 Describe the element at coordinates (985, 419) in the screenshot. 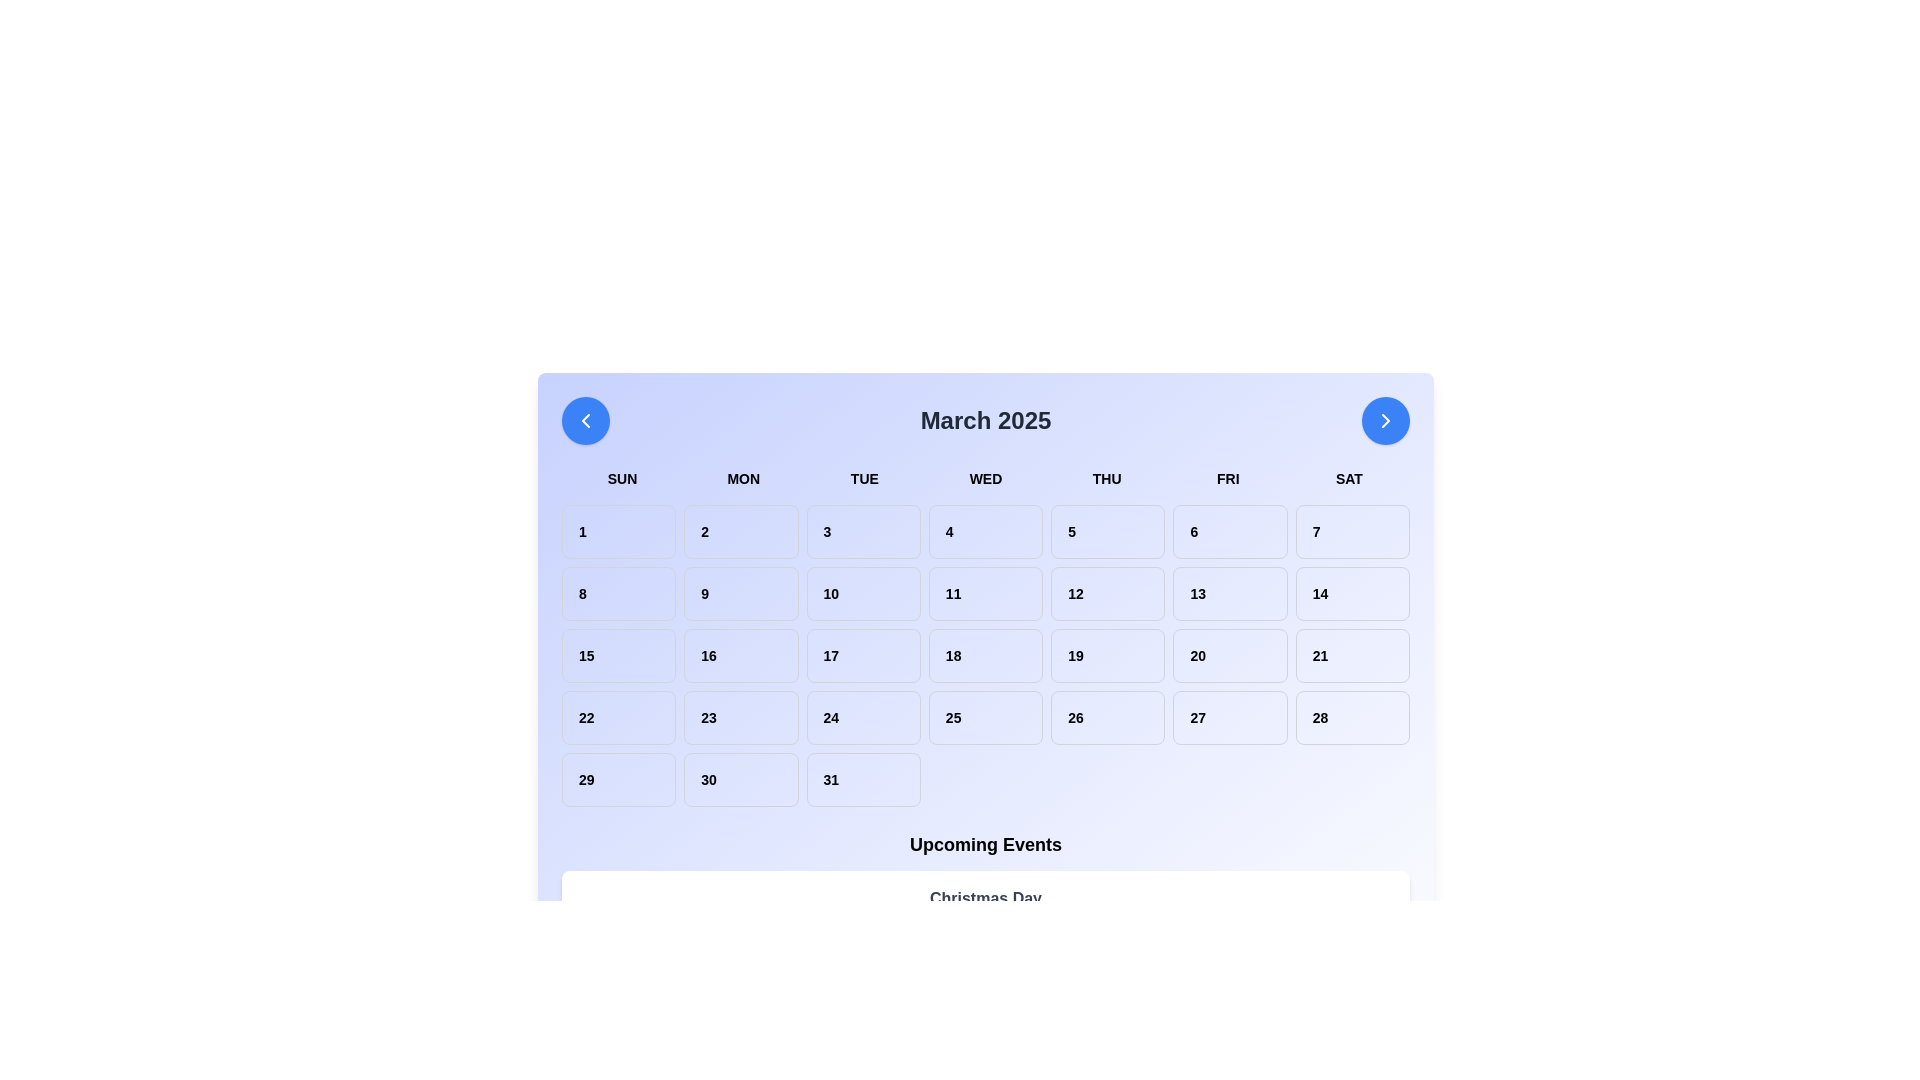

I see `the header title text displaying 'March 2025' which is bold and centered within a blue to white gradient background above the calendar layout` at that location.